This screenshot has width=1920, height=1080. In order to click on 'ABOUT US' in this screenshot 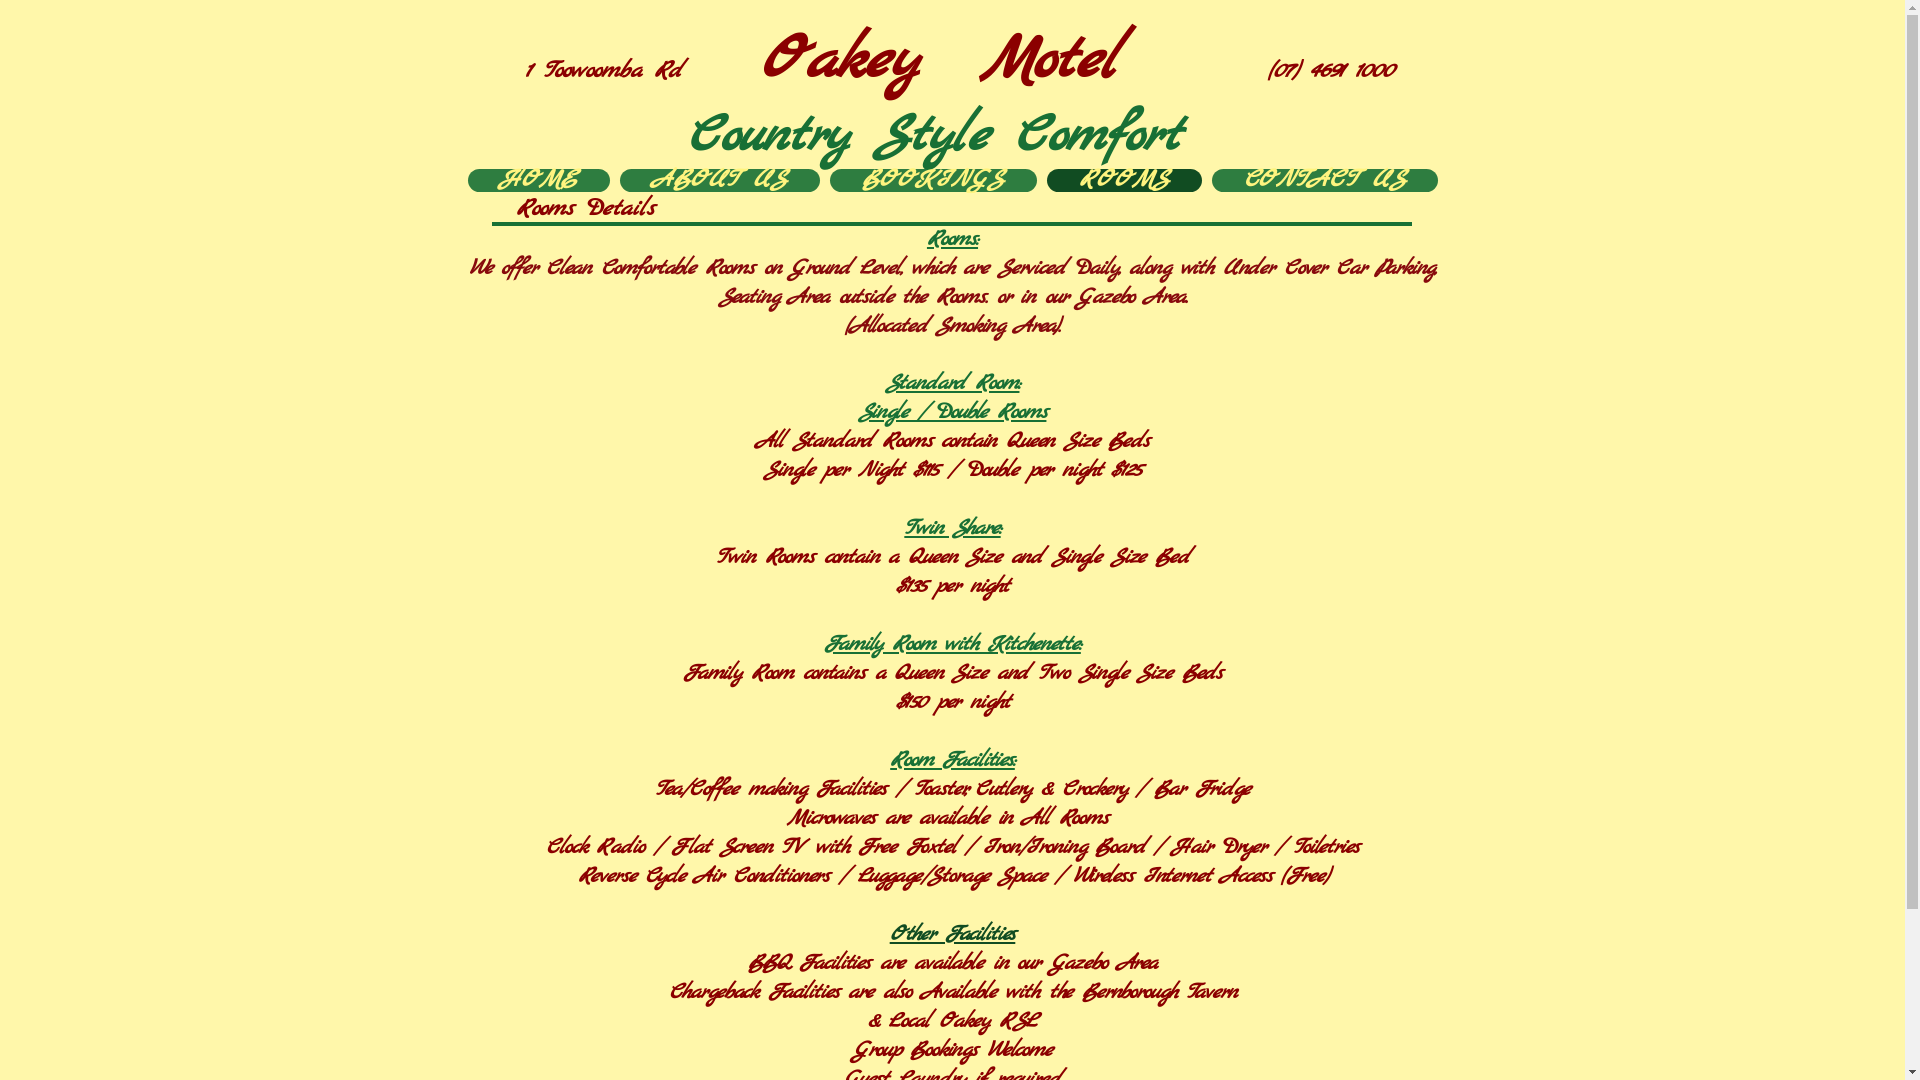, I will do `click(720, 180)`.